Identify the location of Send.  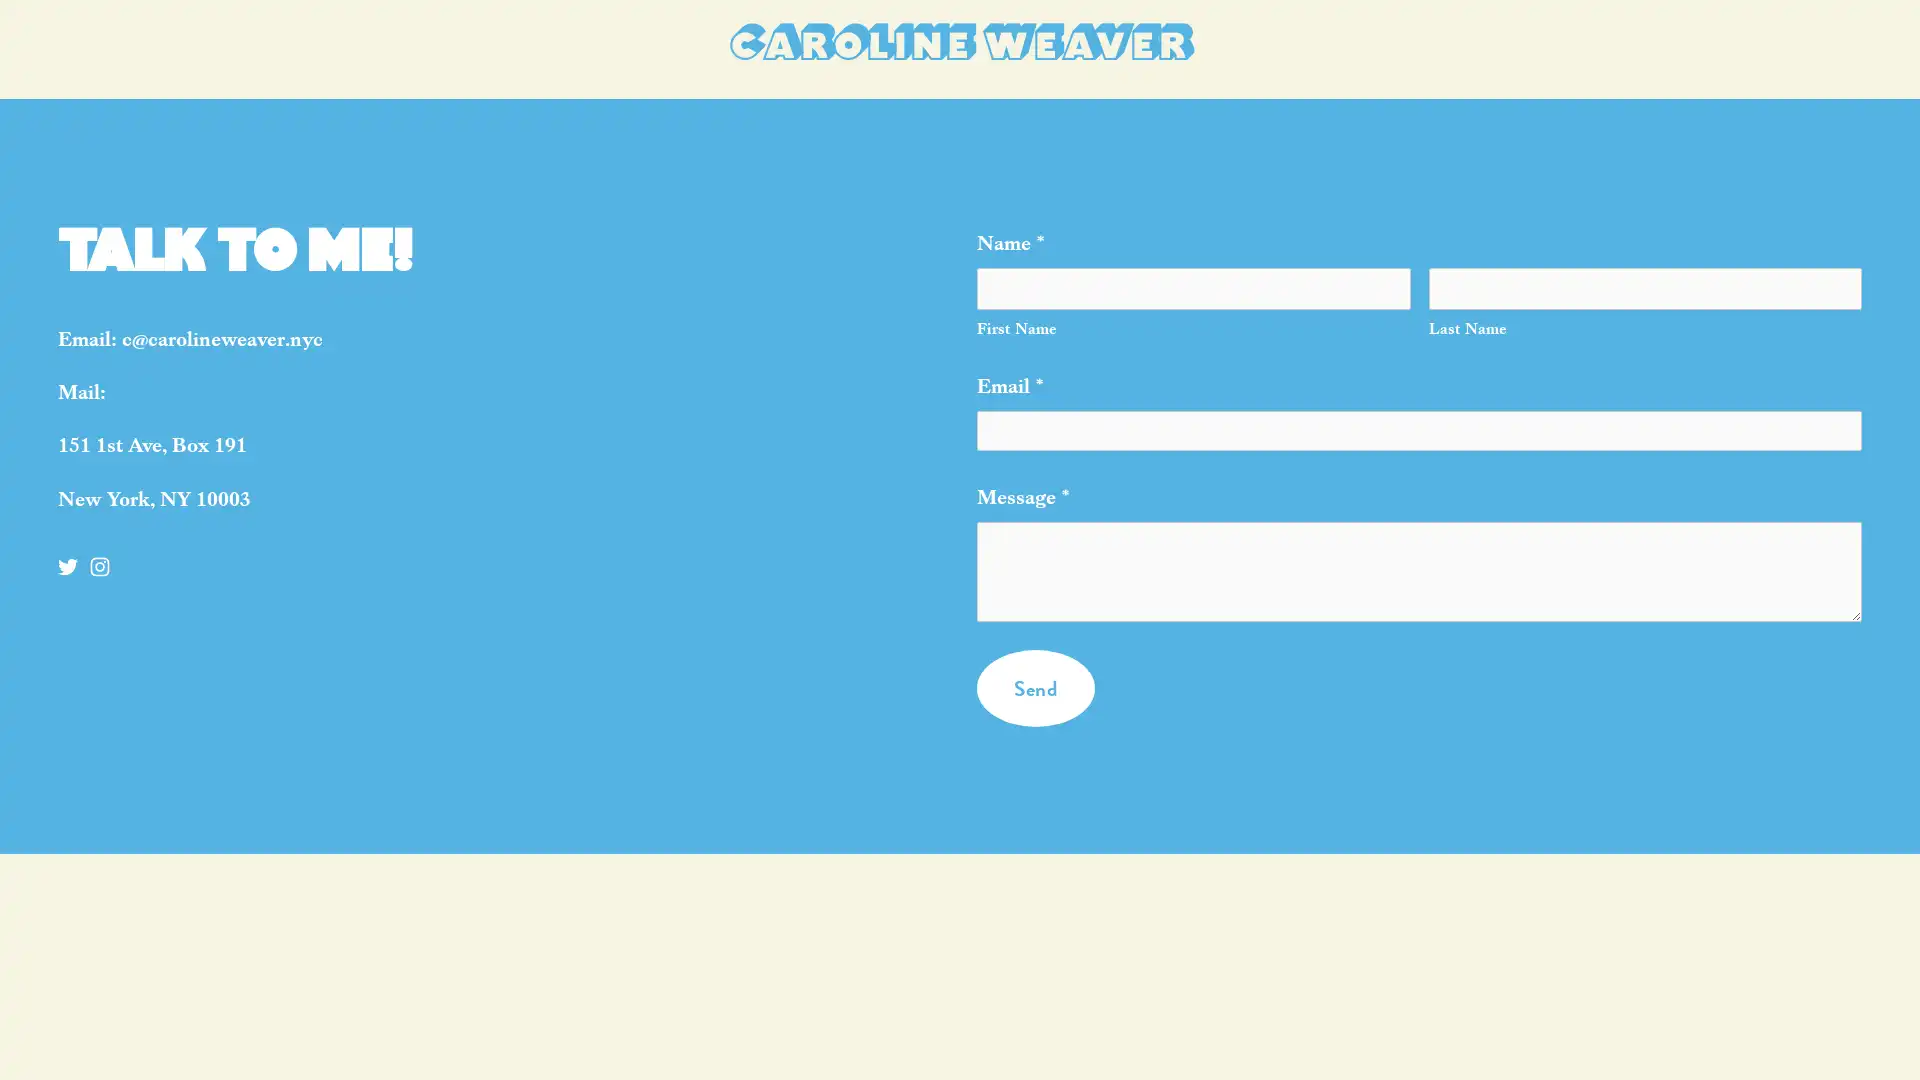
(1035, 716).